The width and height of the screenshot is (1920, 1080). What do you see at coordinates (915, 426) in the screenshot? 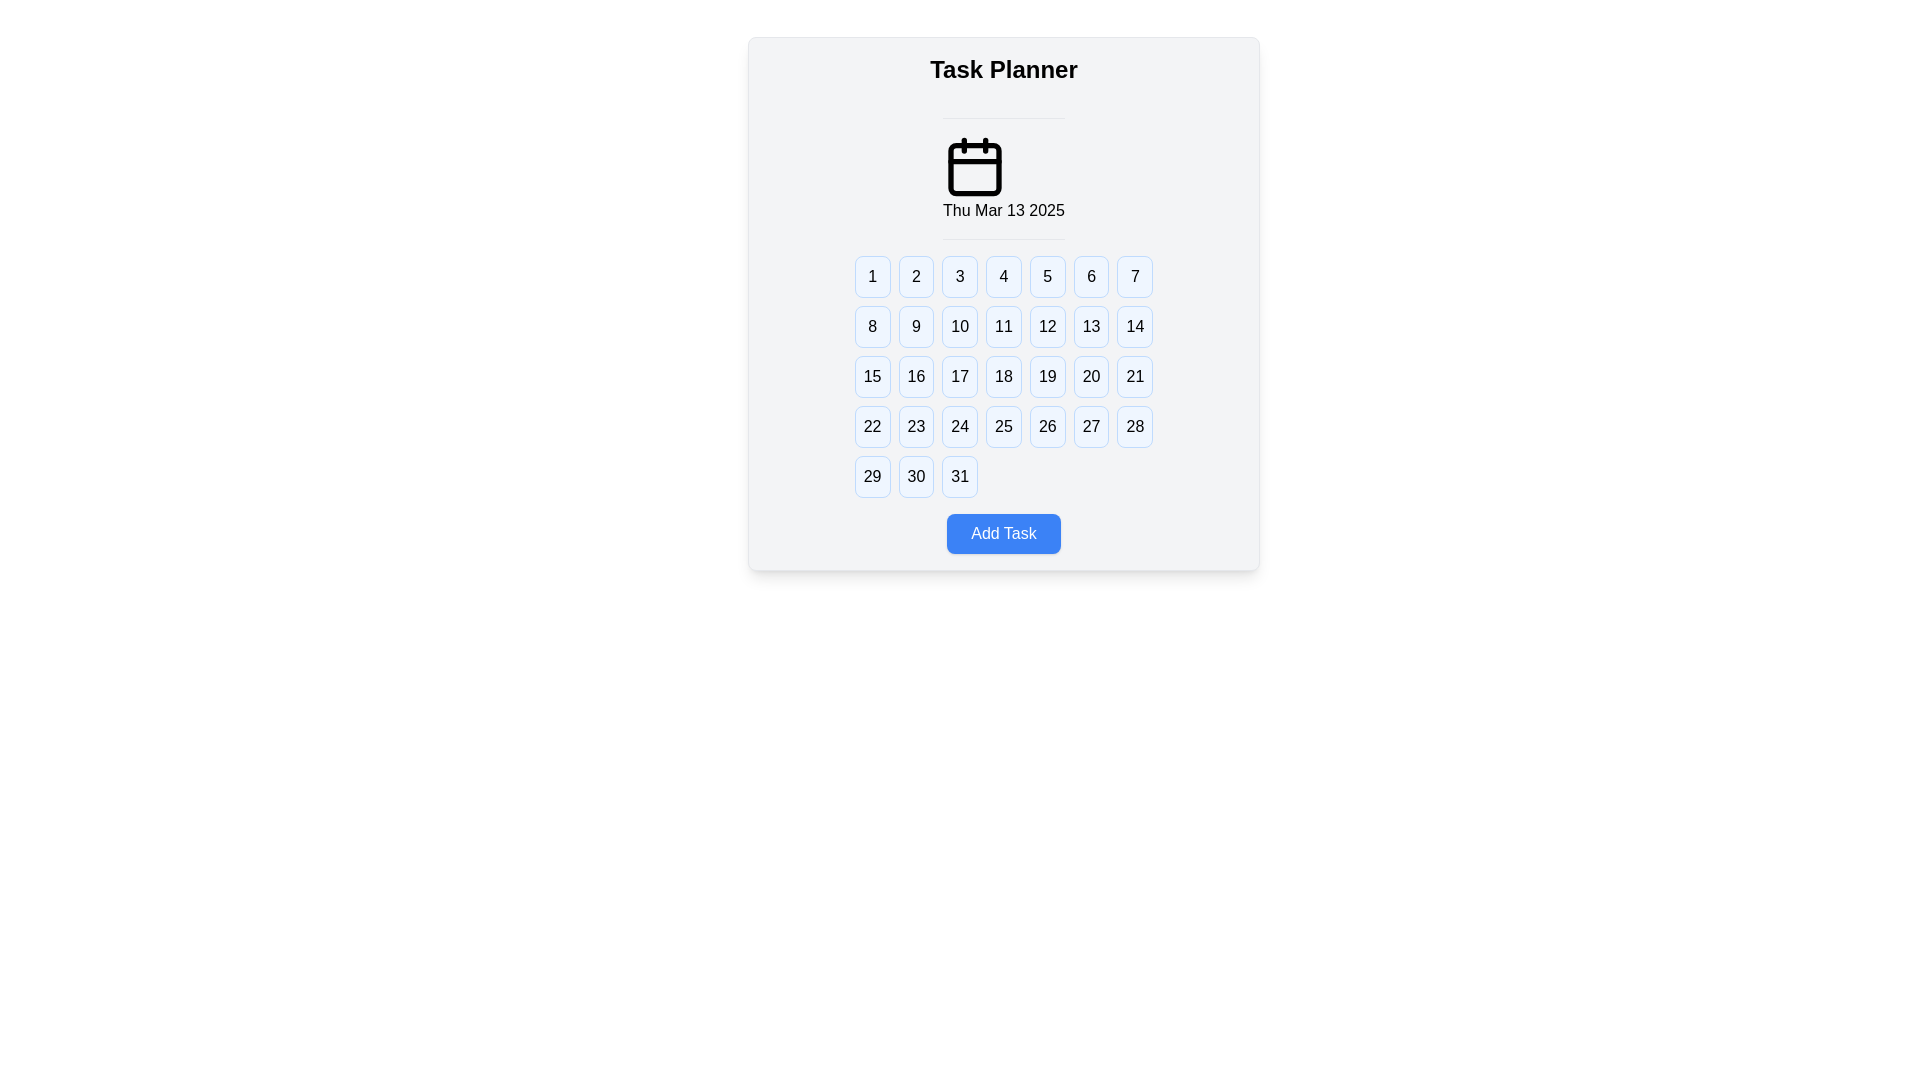
I see `the rounded rectangular button with light blue background and the text '23' in black, located in the calendar grid under 'Task Planner'` at bounding box center [915, 426].